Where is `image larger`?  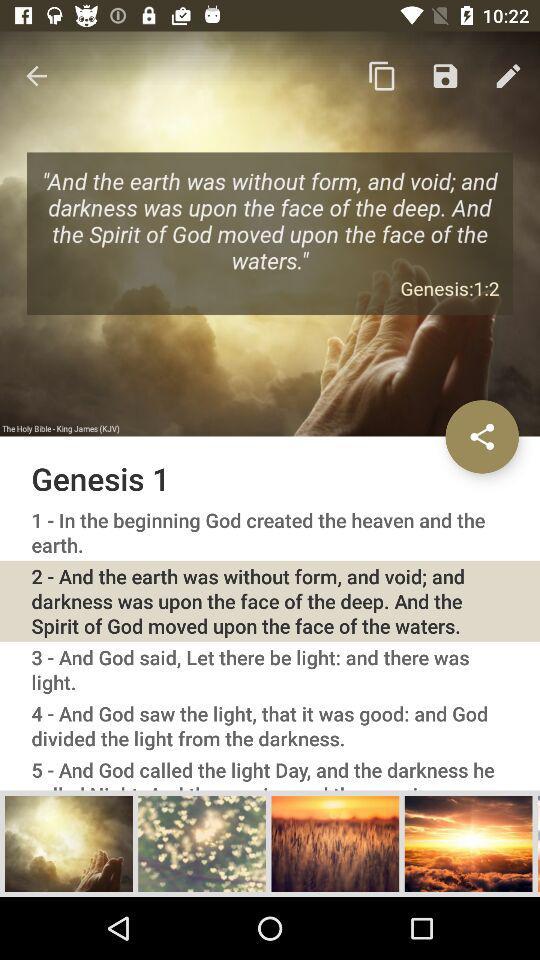 image larger is located at coordinates (202, 842).